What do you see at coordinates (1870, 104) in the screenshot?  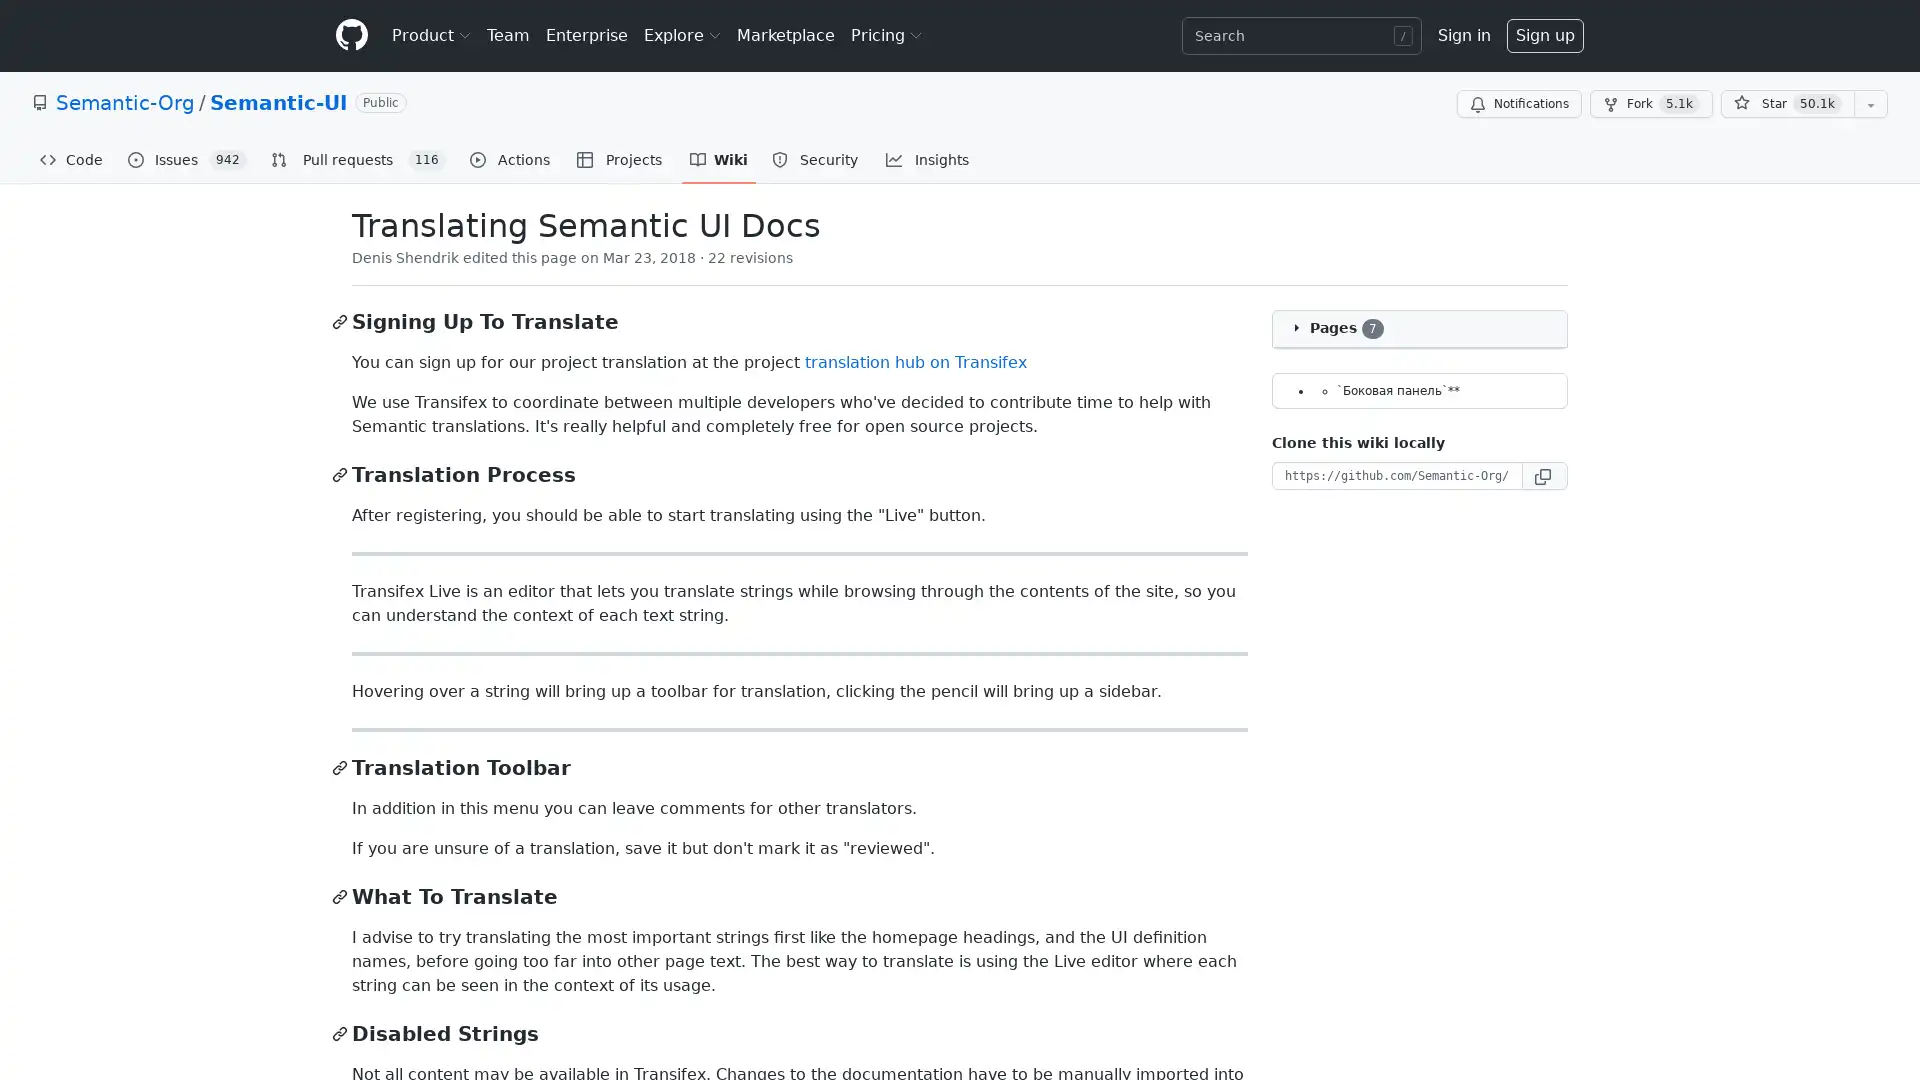 I see `You must be signed in to add this repository to a list` at bounding box center [1870, 104].